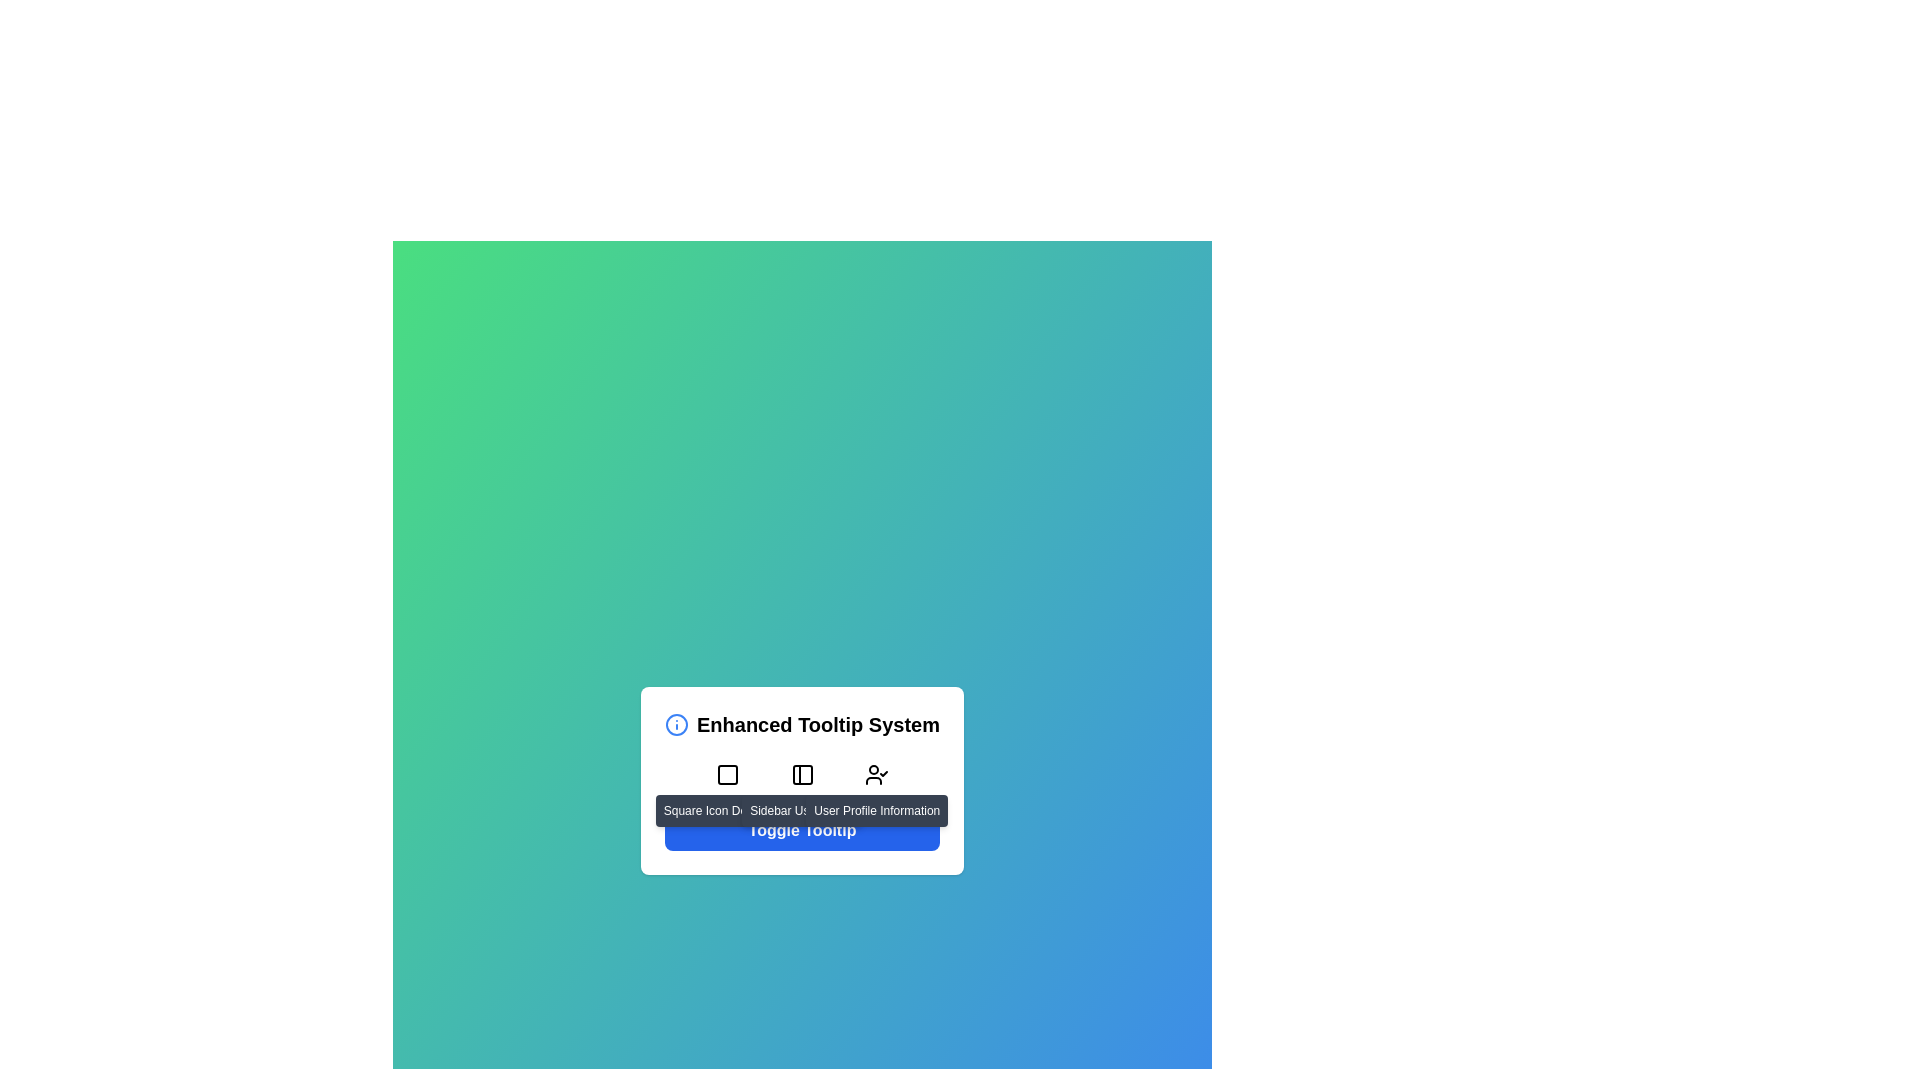 This screenshot has height=1080, width=1920. I want to click on elements surrounding the Tooltip that provides information about 'Sidebar Usage Tips', which appears beneath the sidebar icon in the main content area, so click(801, 810).